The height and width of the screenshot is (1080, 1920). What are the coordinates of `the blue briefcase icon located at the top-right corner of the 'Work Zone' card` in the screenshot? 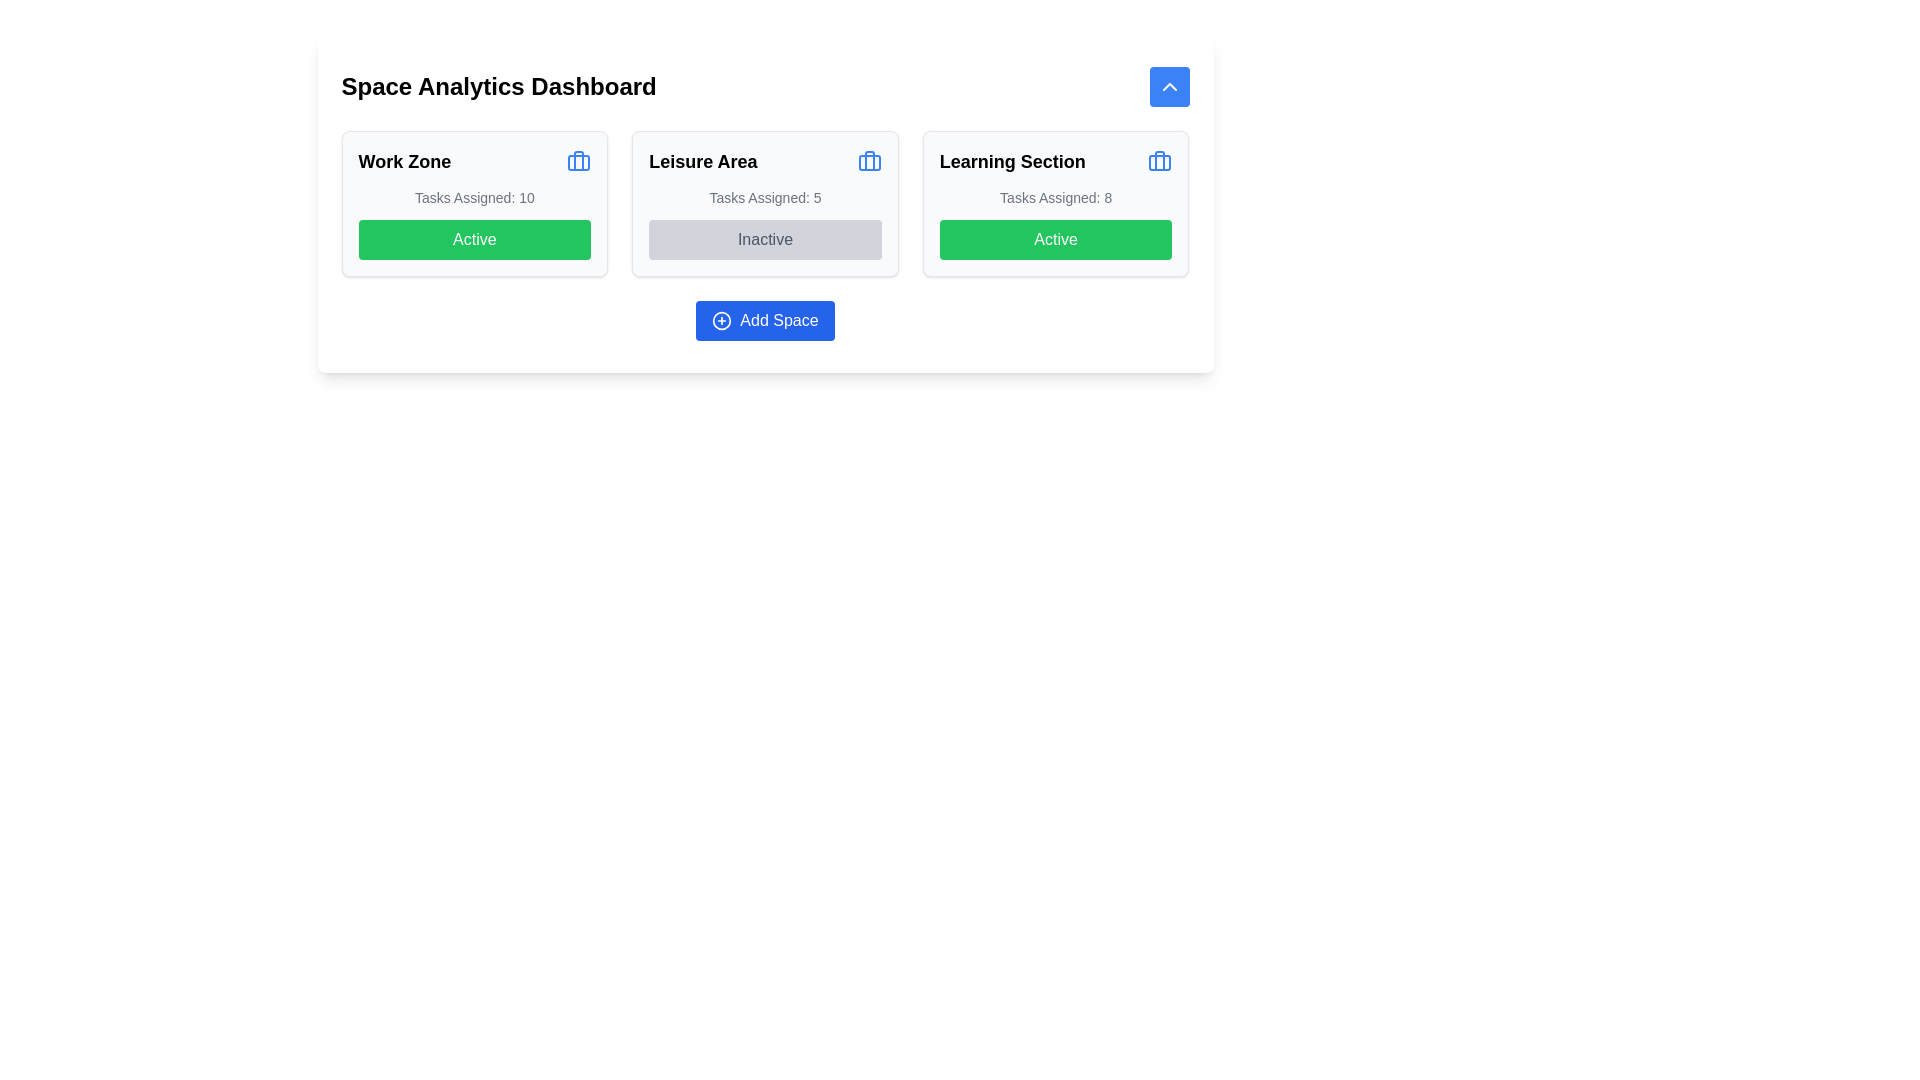 It's located at (578, 161).